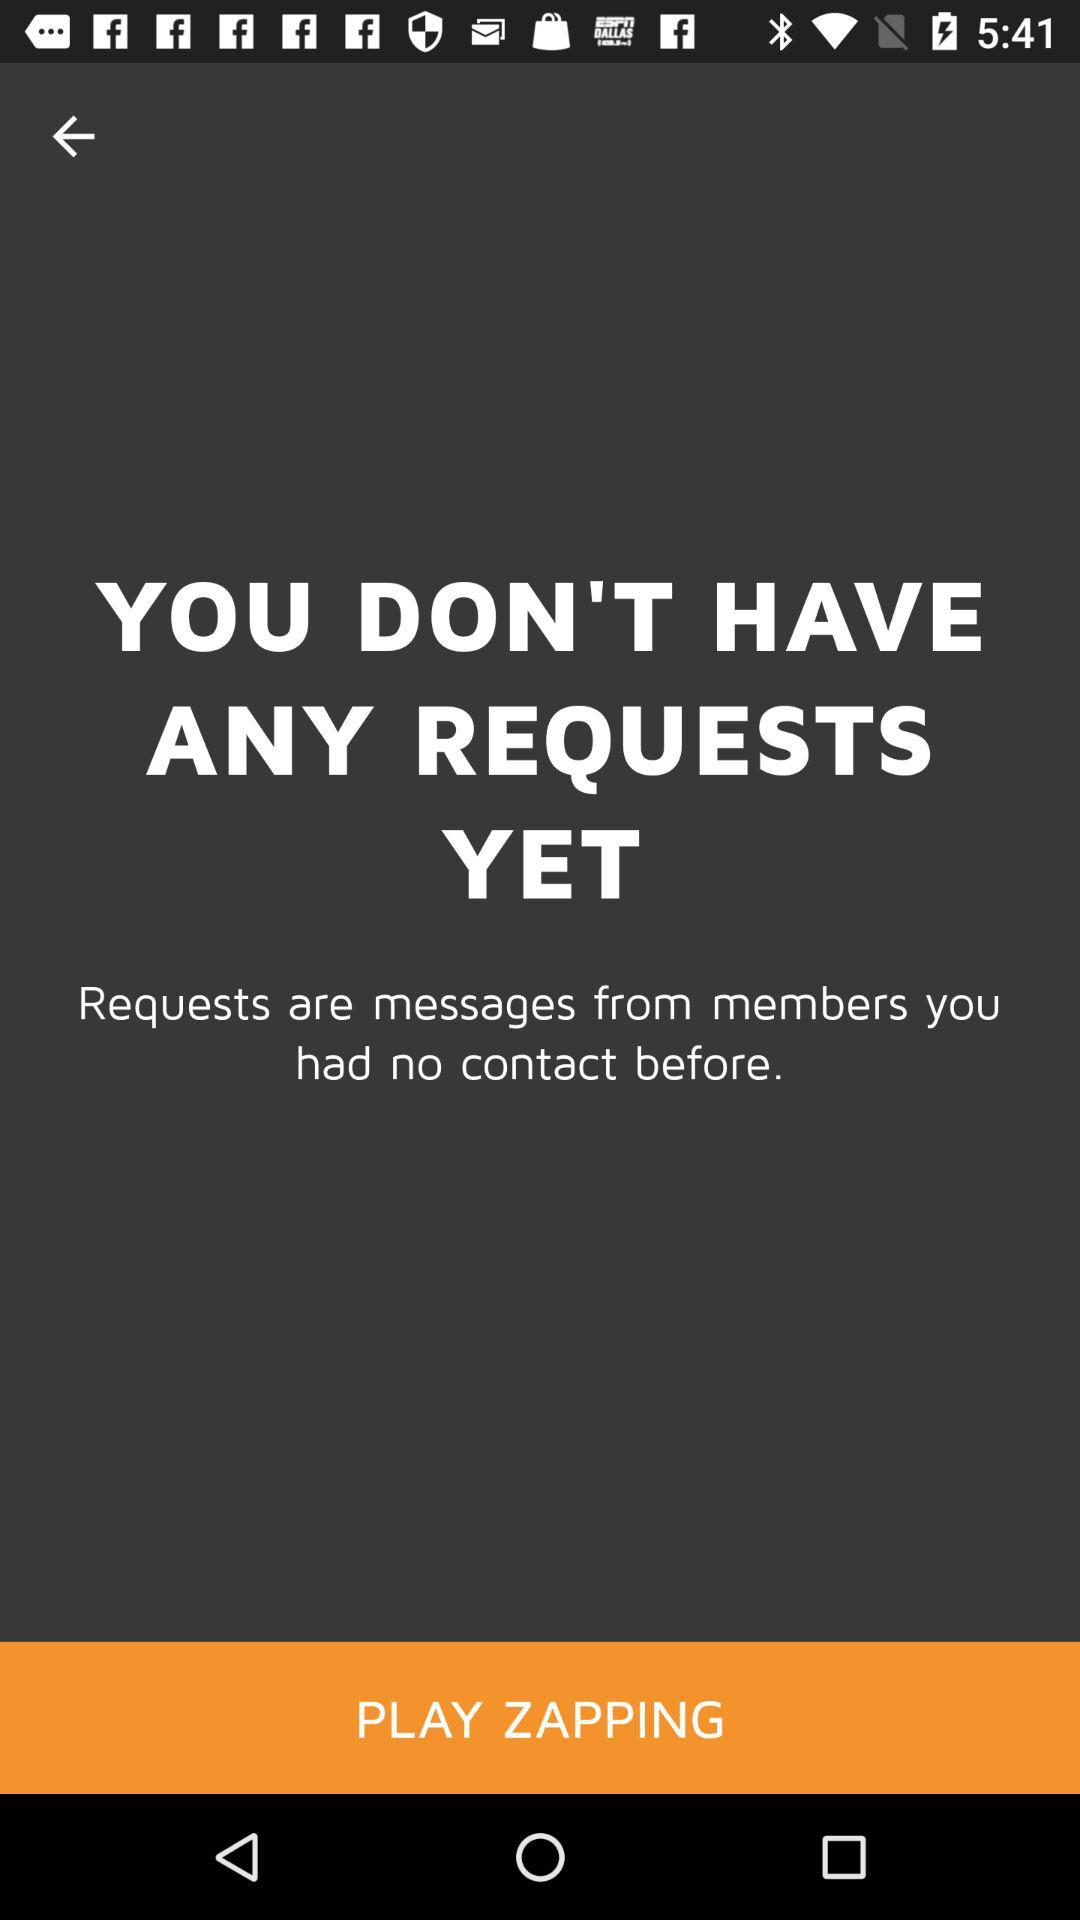 The height and width of the screenshot is (1920, 1080). Describe the element at coordinates (540, 1716) in the screenshot. I see `the icon below the requests are messages icon` at that location.